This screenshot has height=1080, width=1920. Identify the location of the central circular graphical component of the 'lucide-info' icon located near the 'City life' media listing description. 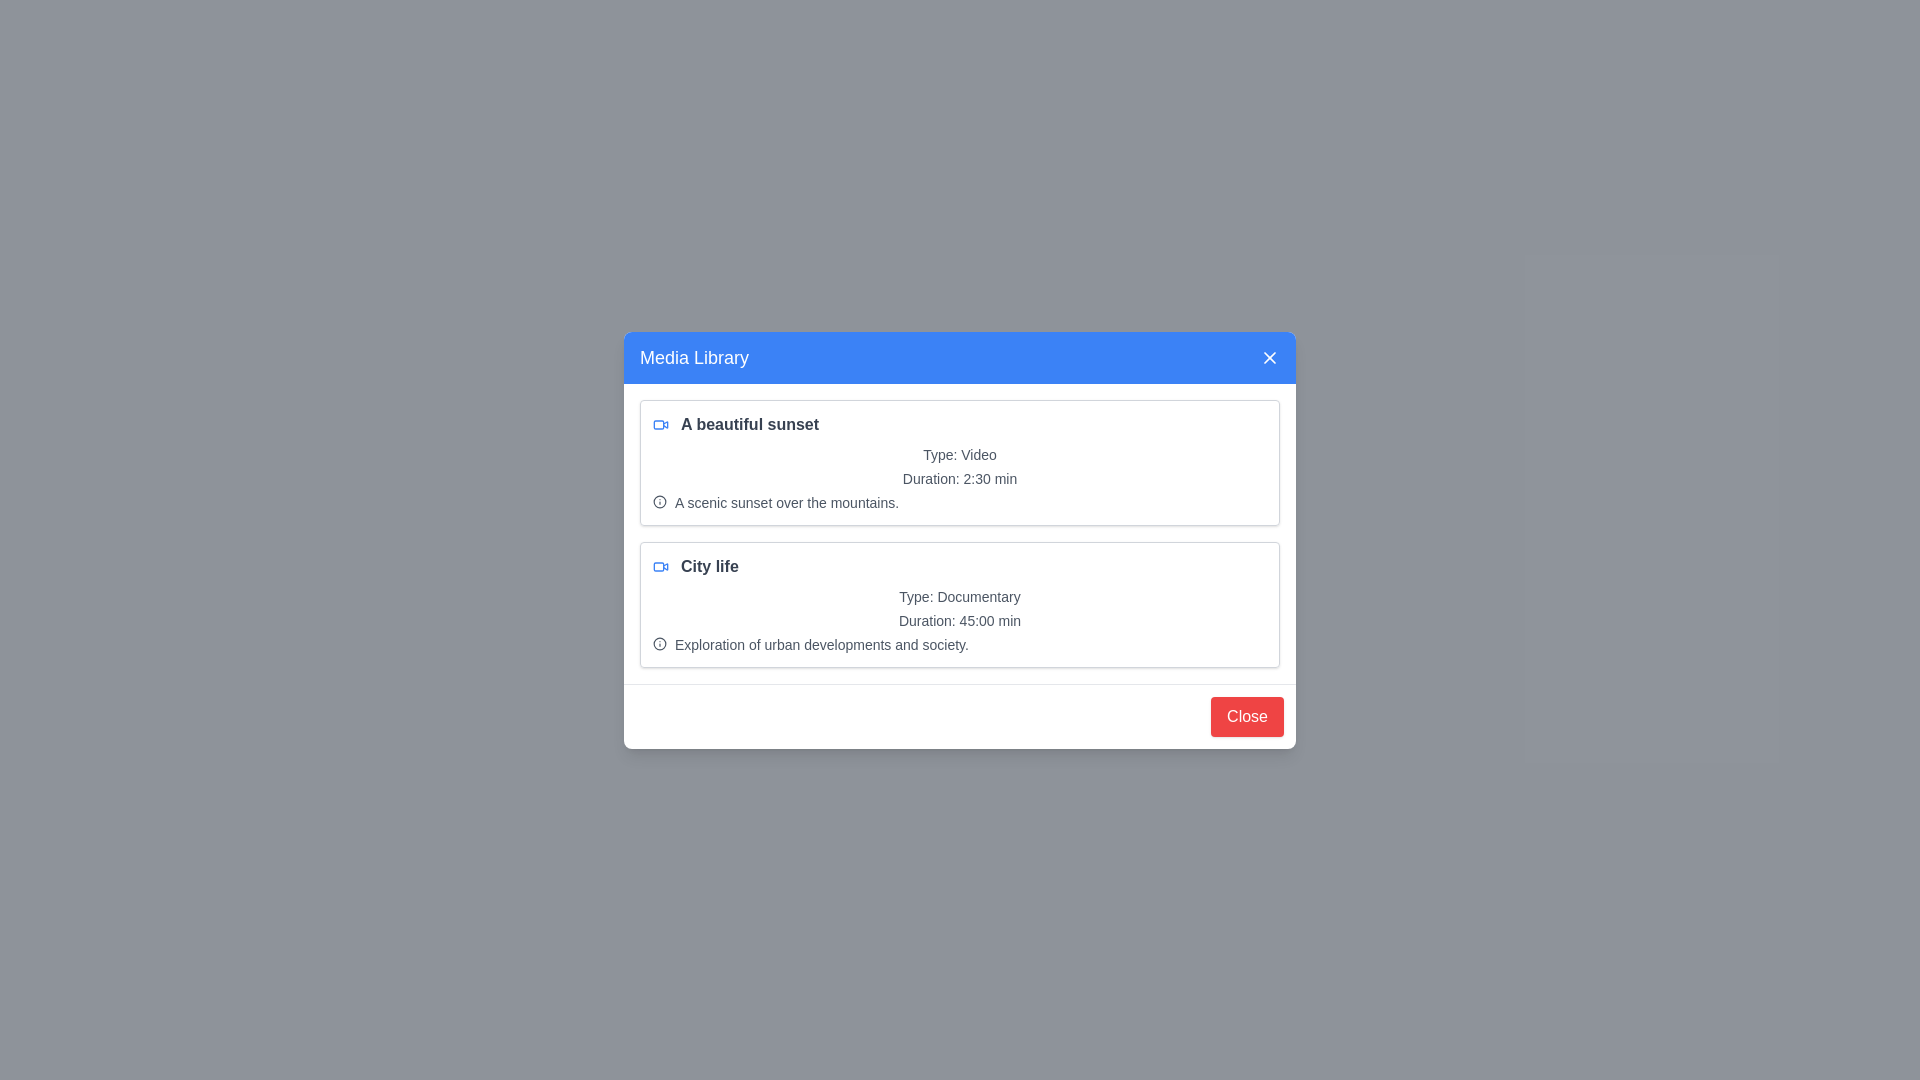
(660, 643).